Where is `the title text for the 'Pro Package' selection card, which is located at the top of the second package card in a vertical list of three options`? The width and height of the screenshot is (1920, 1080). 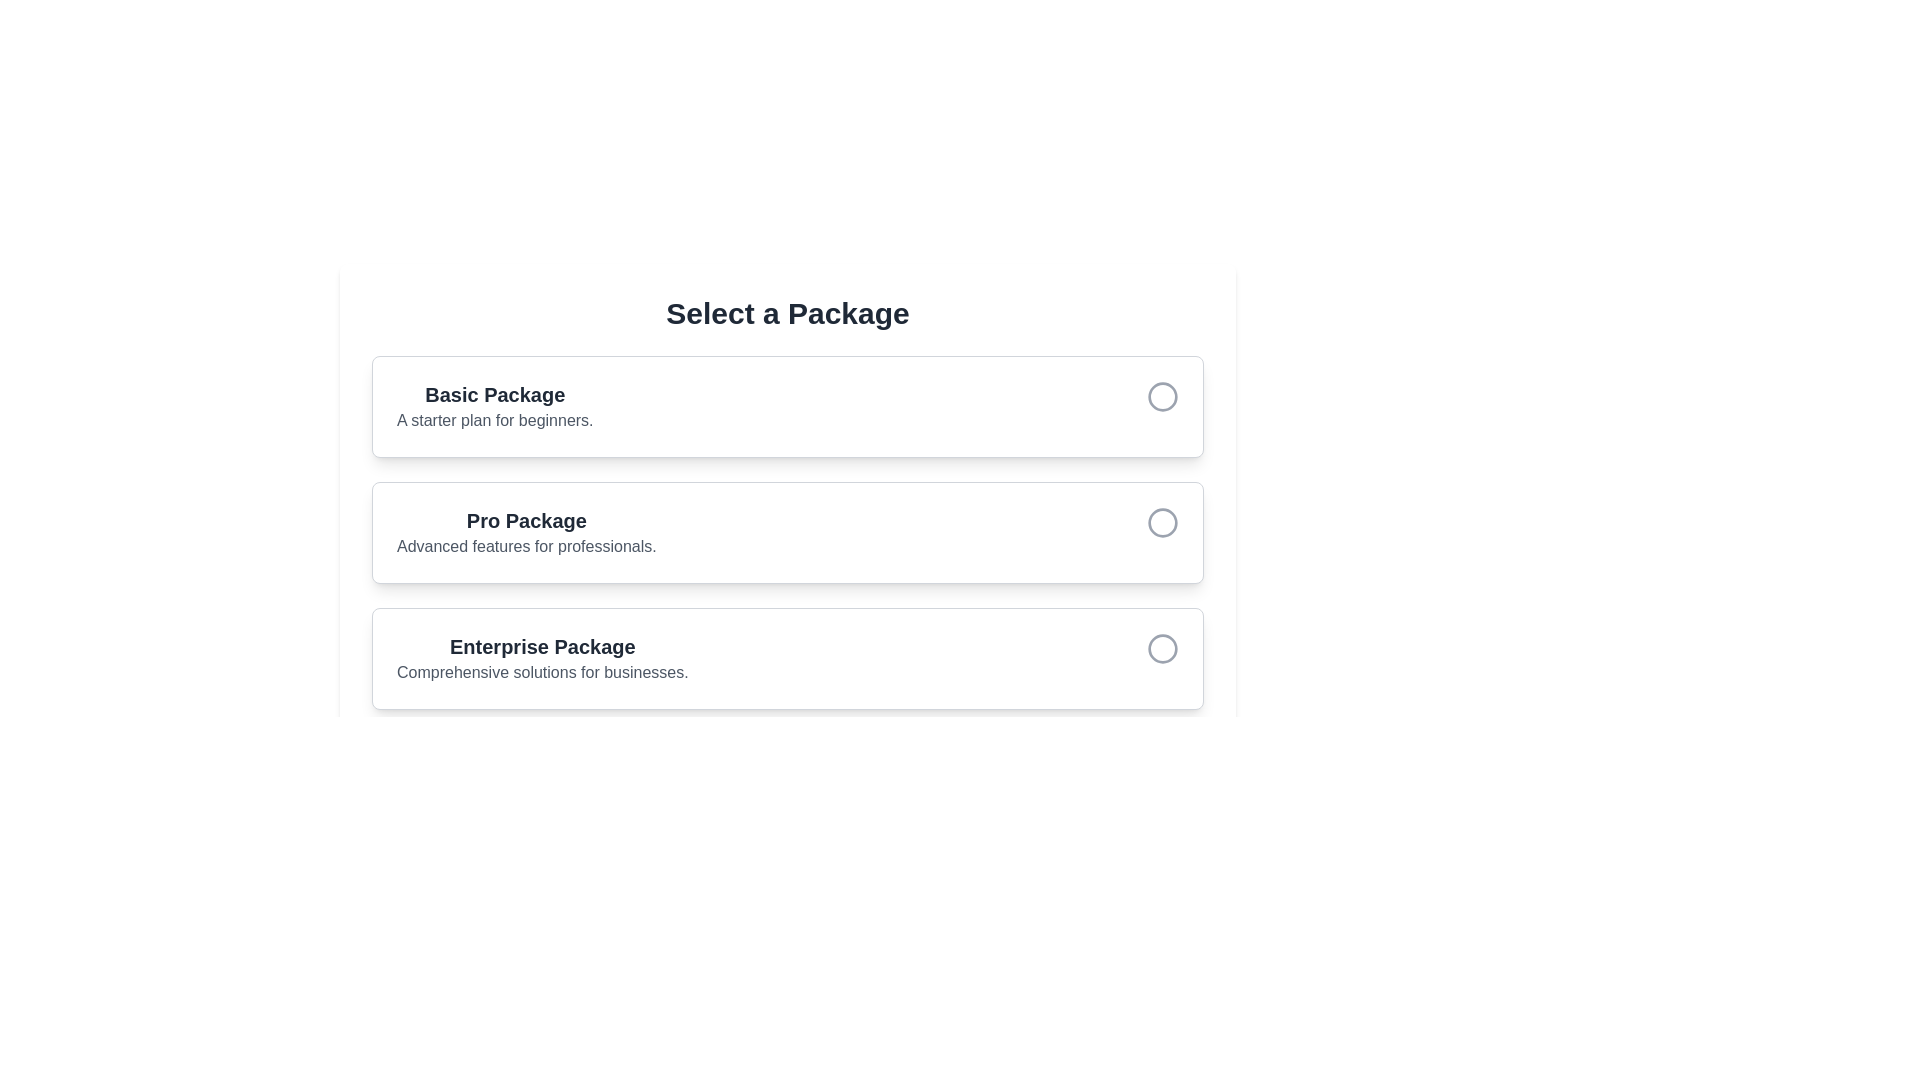 the title text for the 'Pro Package' selection card, which is located at the top of the second package card in a vertical list of three options is located at coordinates (526, 519).